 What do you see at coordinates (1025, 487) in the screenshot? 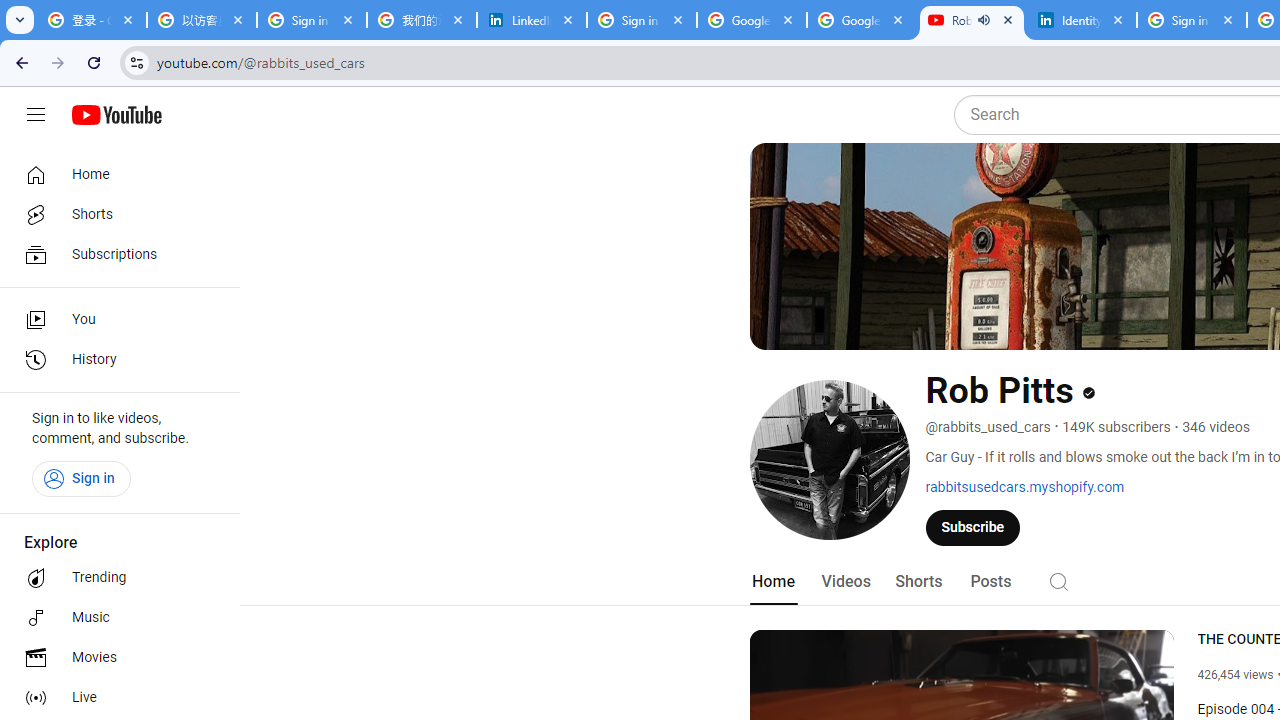
I see `'rabbitsusedcars.myshopify.com'` at bounding box center [1025, 487].